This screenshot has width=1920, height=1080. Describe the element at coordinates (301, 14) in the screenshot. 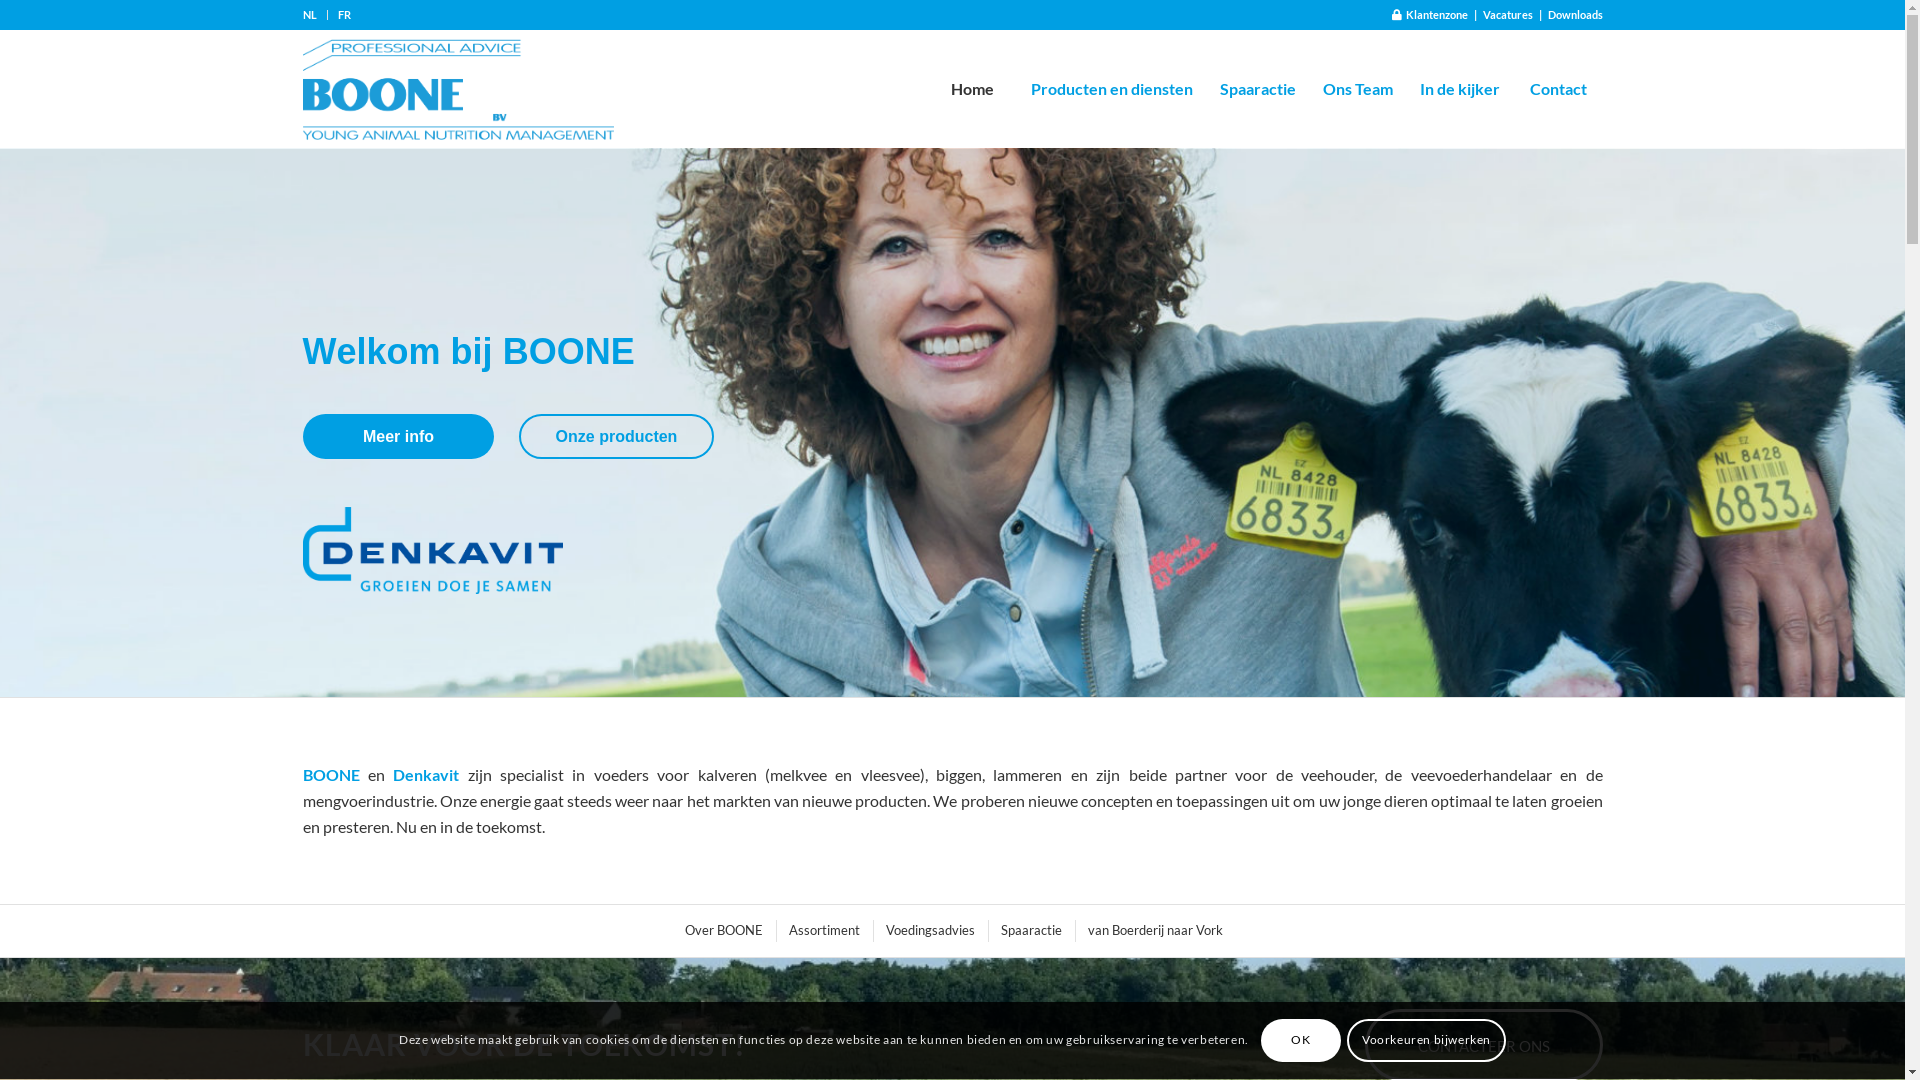

I see `'NL'` at that location.